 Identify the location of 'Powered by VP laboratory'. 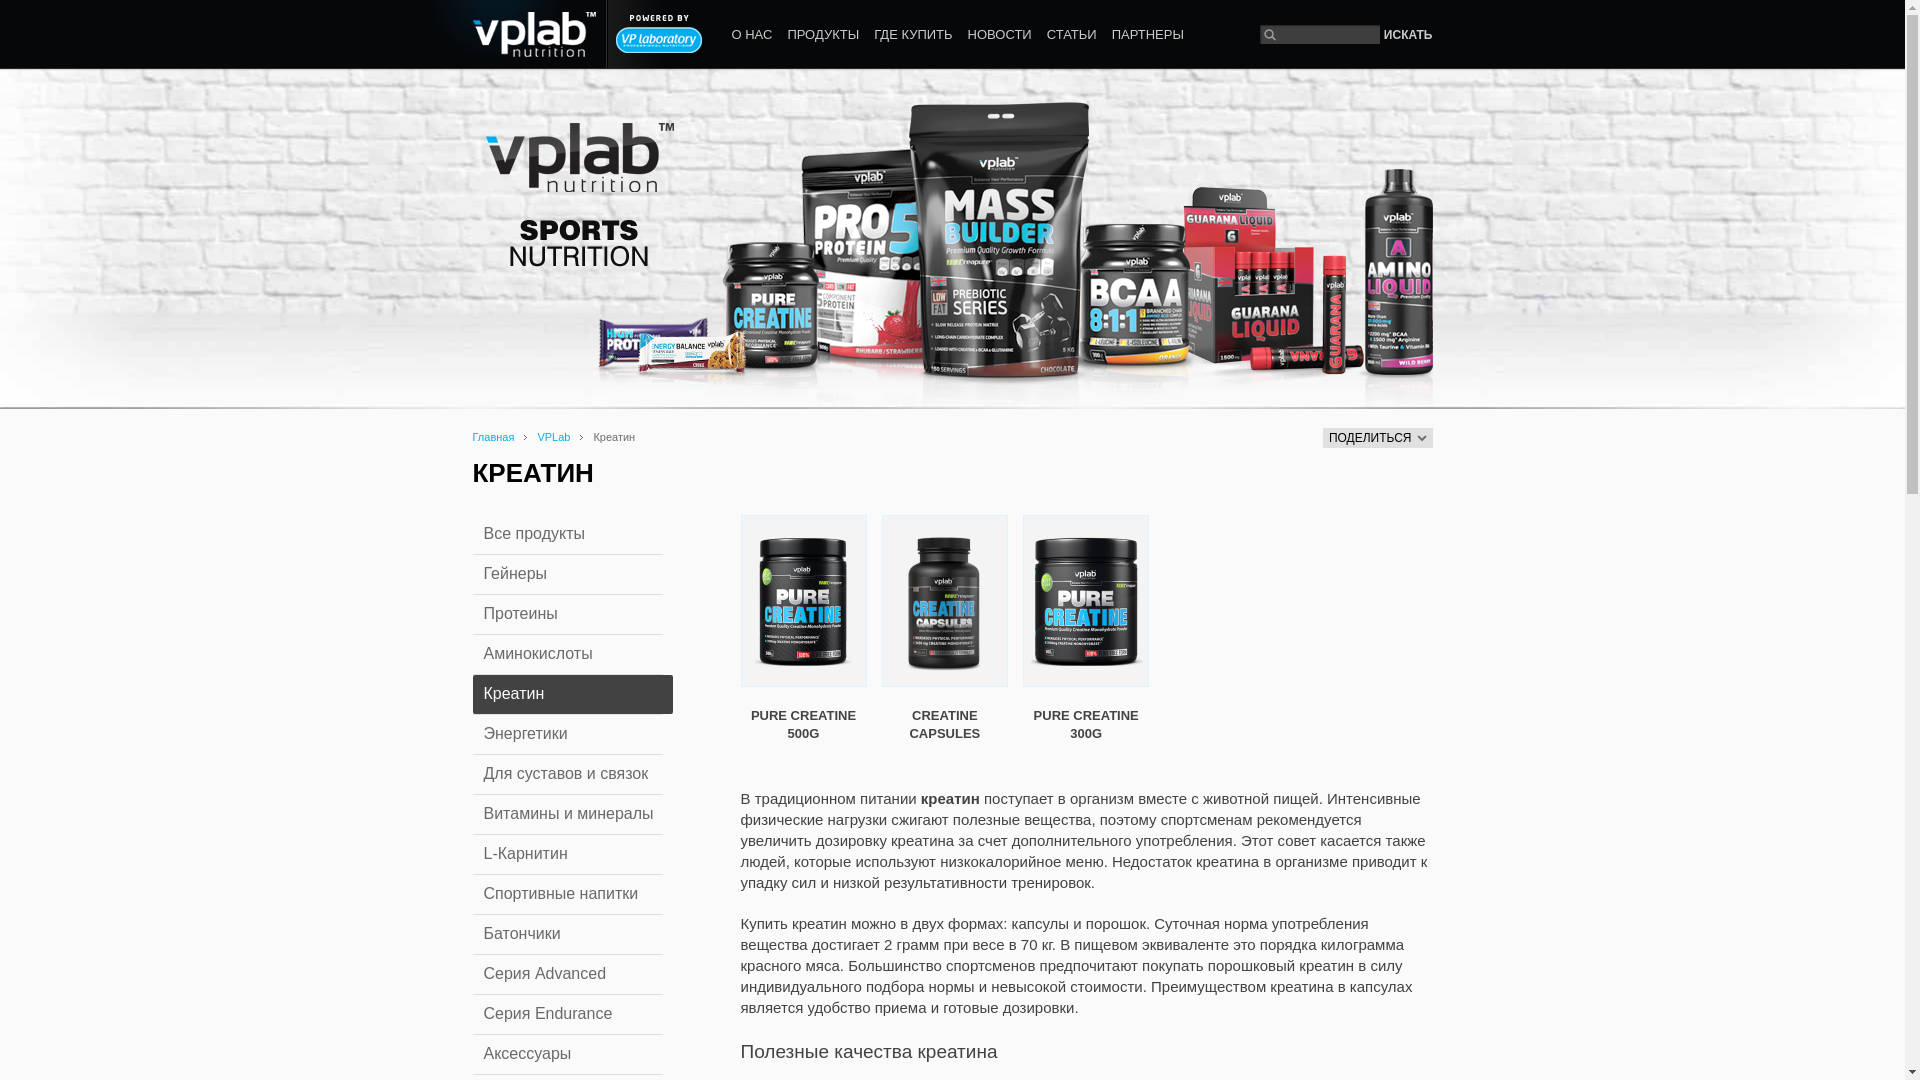
(658, 34).